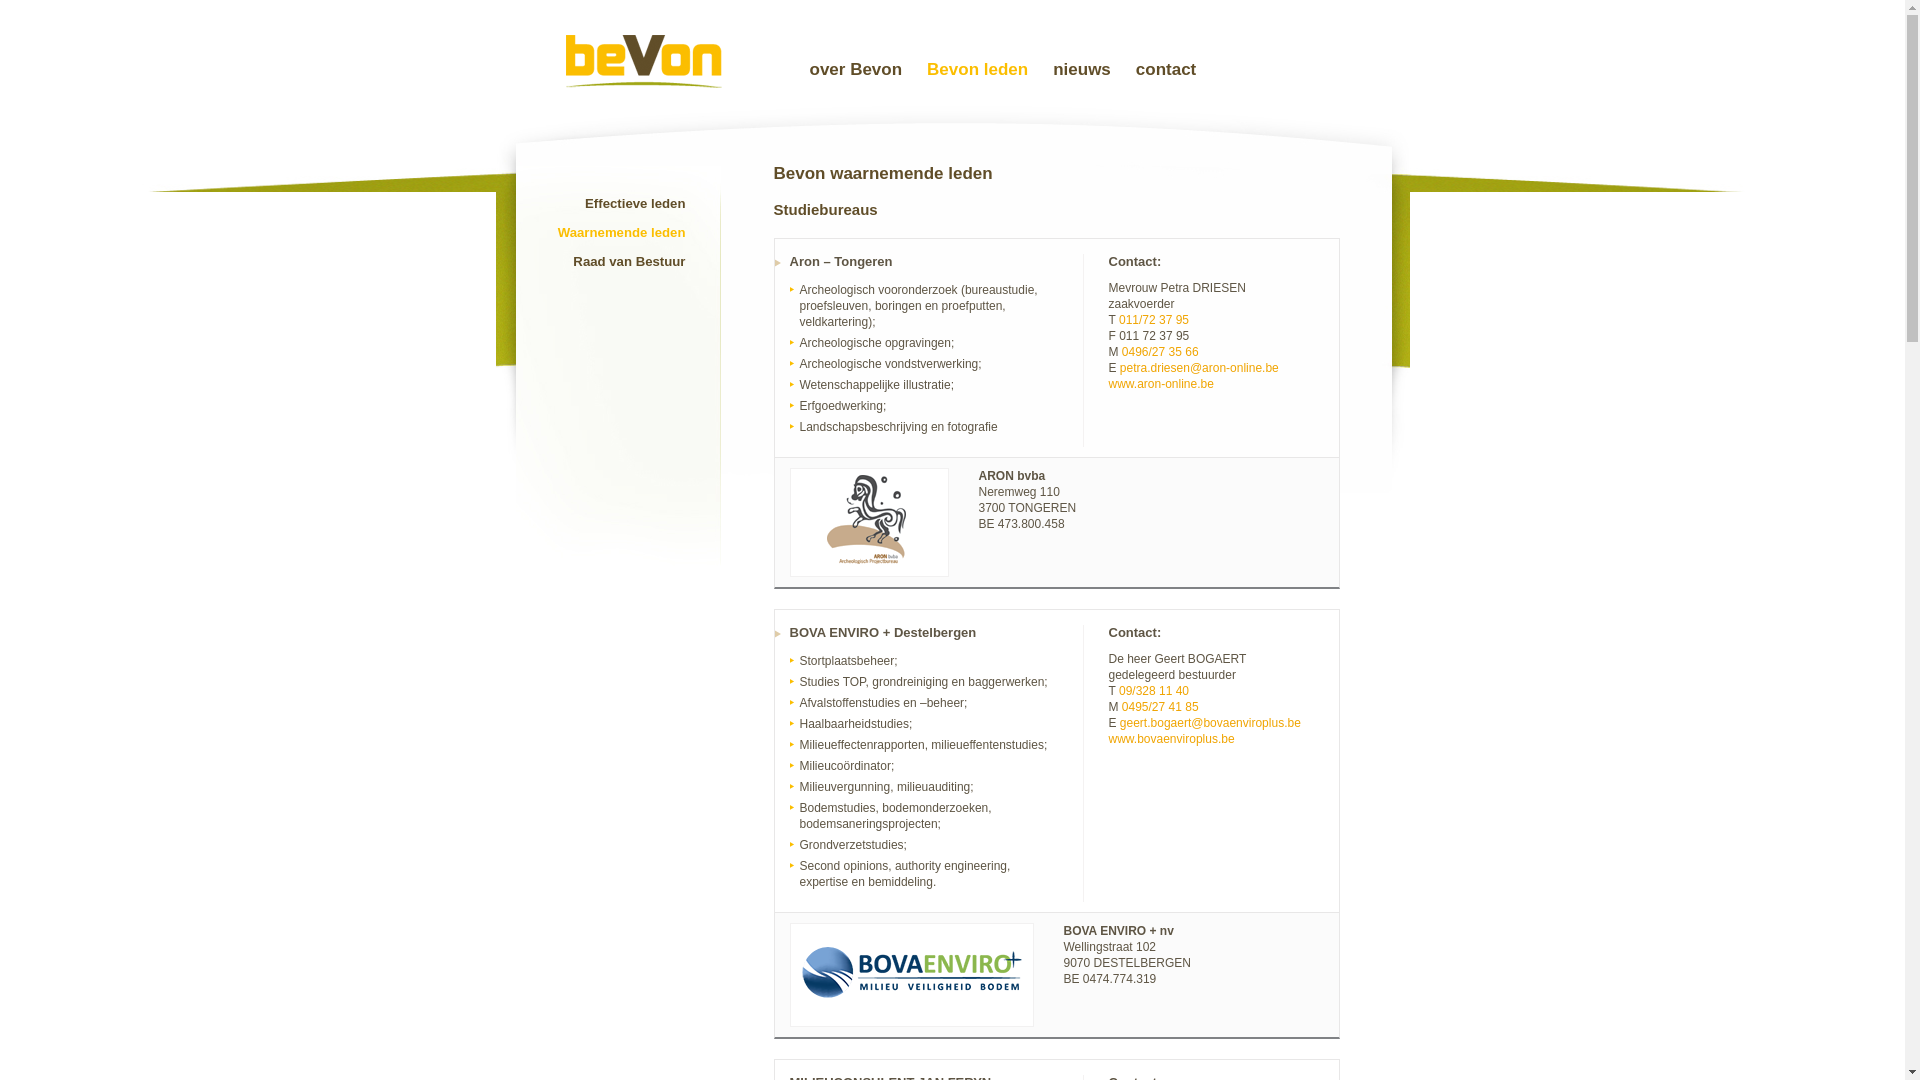 The image size is (1920, 1080). What do you see at coordinates (571, 260) in the screenshot?
I see `'Raad van Bestuur'` at bounding box center [571, 260].